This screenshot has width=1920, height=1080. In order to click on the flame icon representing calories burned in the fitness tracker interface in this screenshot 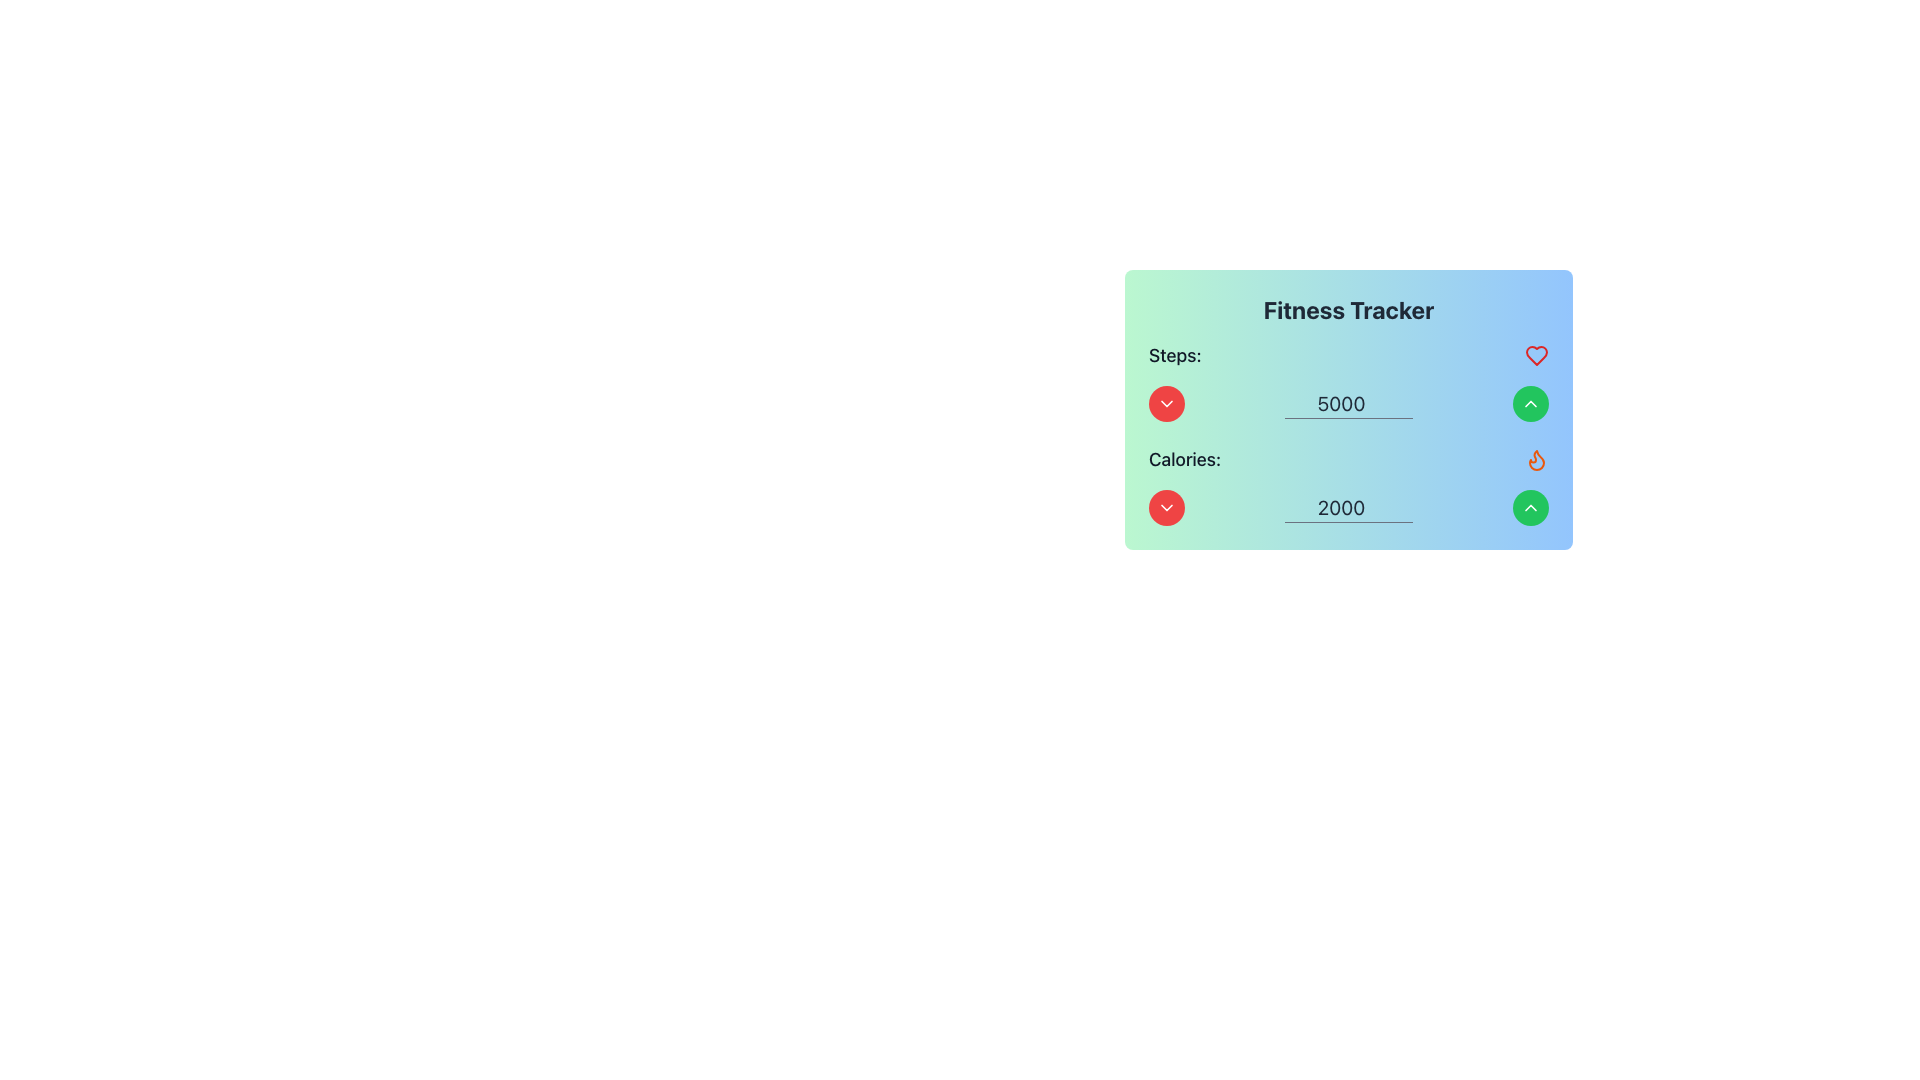, I will do `click(1535, 459)`.